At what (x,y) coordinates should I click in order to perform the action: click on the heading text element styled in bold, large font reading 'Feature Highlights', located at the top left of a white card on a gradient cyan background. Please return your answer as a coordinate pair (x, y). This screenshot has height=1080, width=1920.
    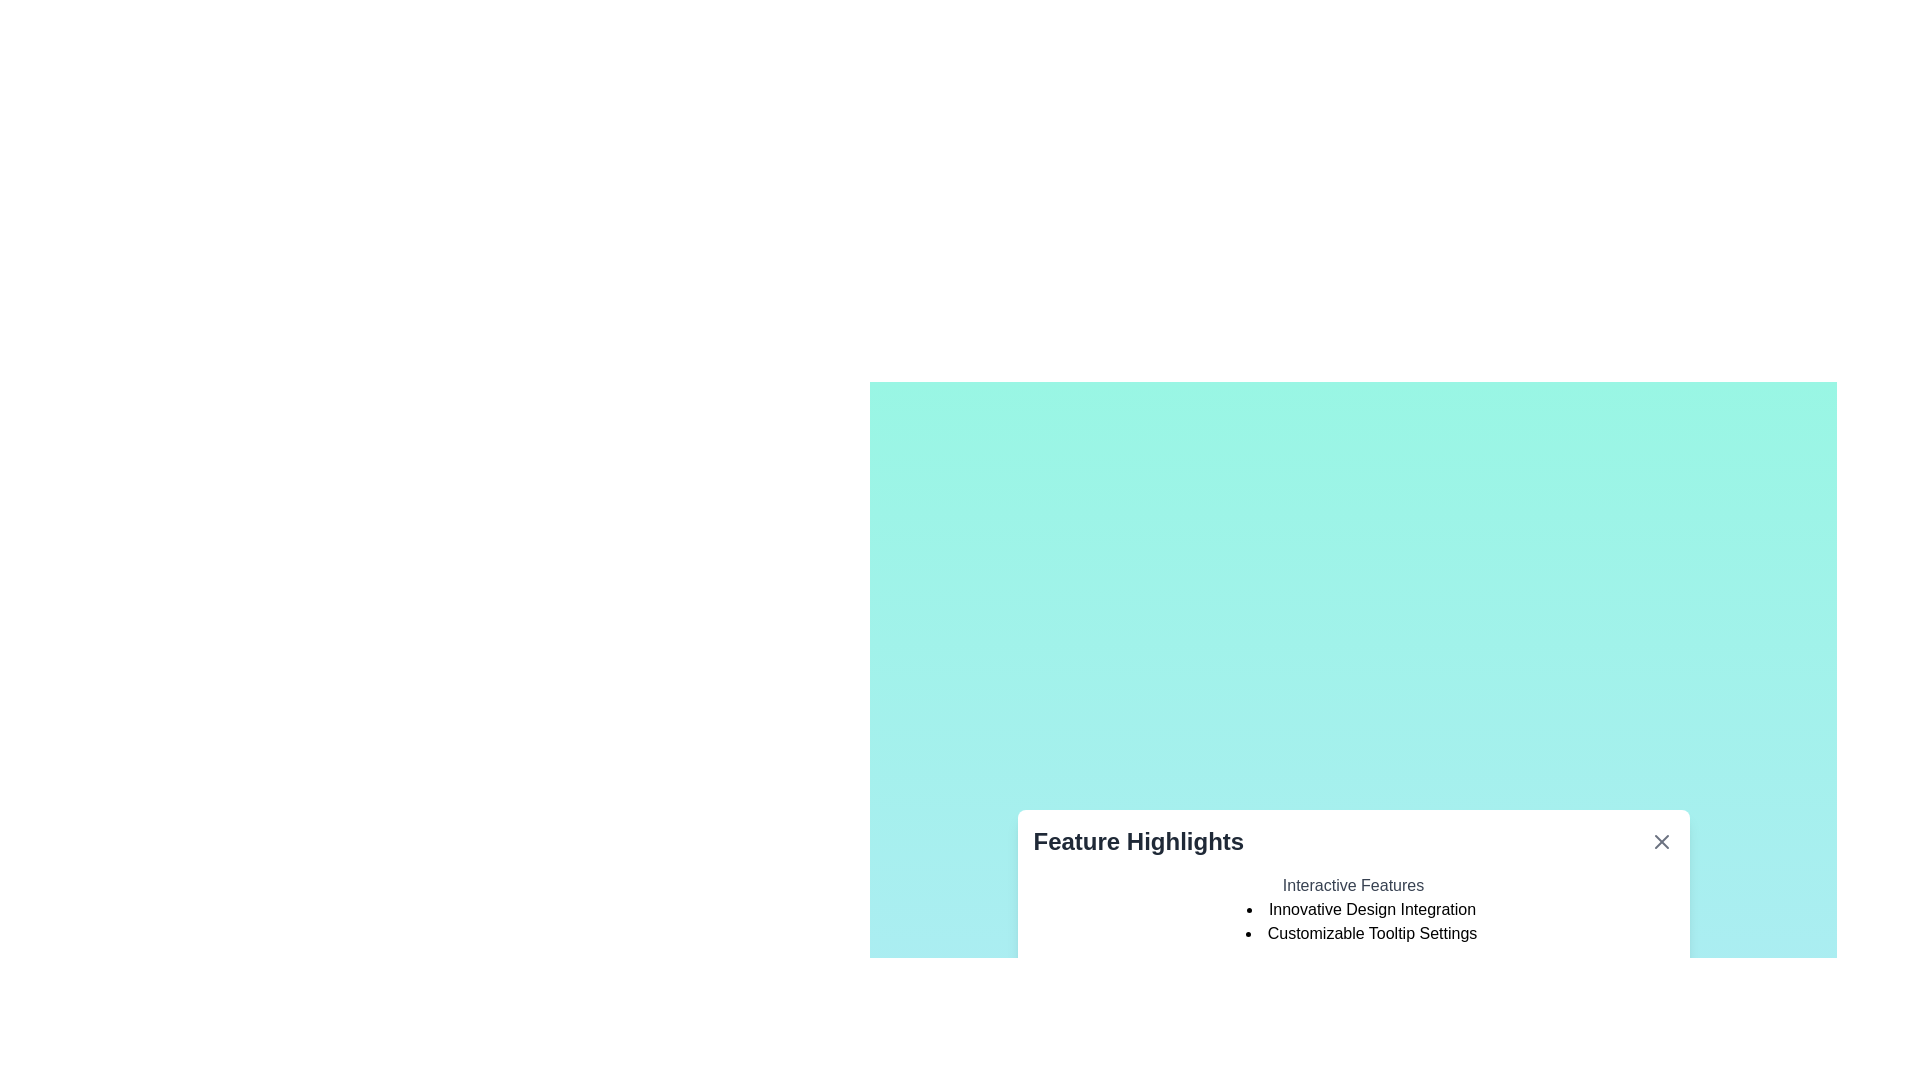
    Looking at the image, I should click on (1138, 841).